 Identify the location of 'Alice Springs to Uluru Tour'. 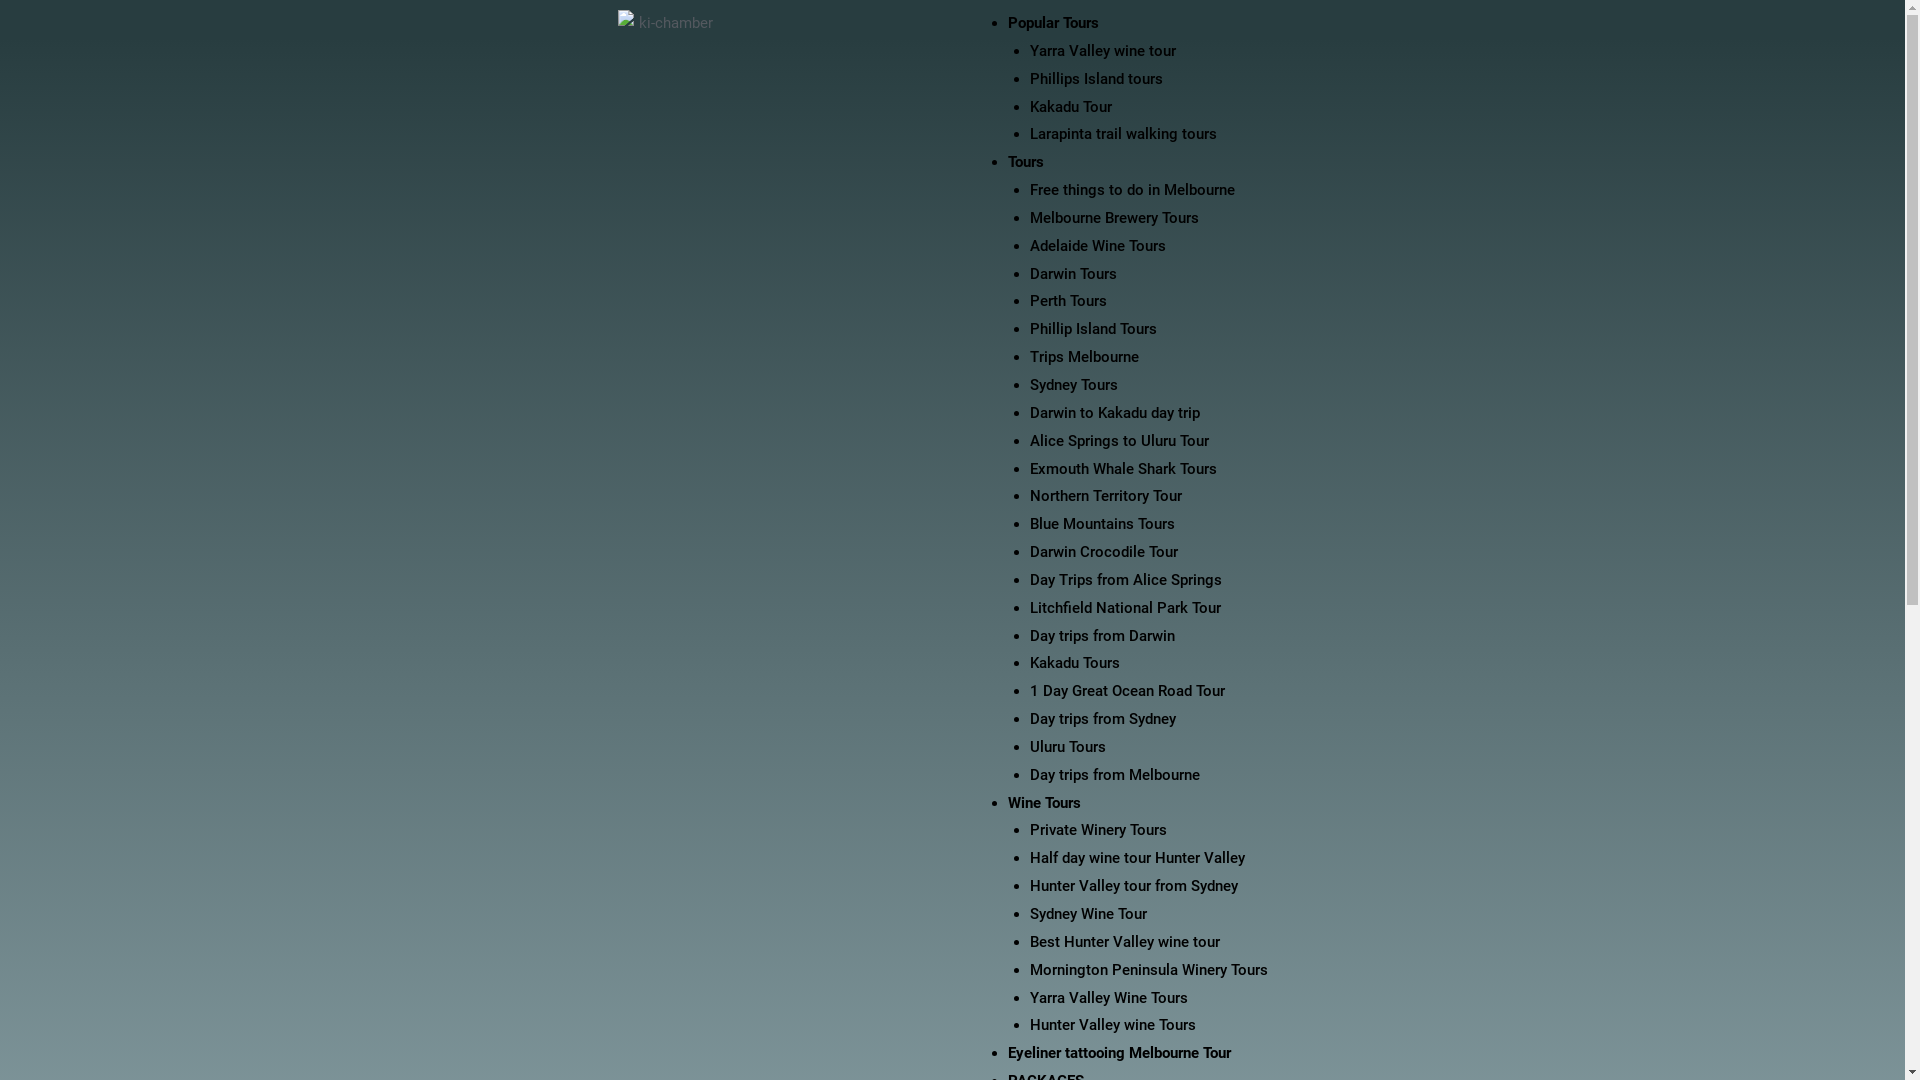
(1118, 439).